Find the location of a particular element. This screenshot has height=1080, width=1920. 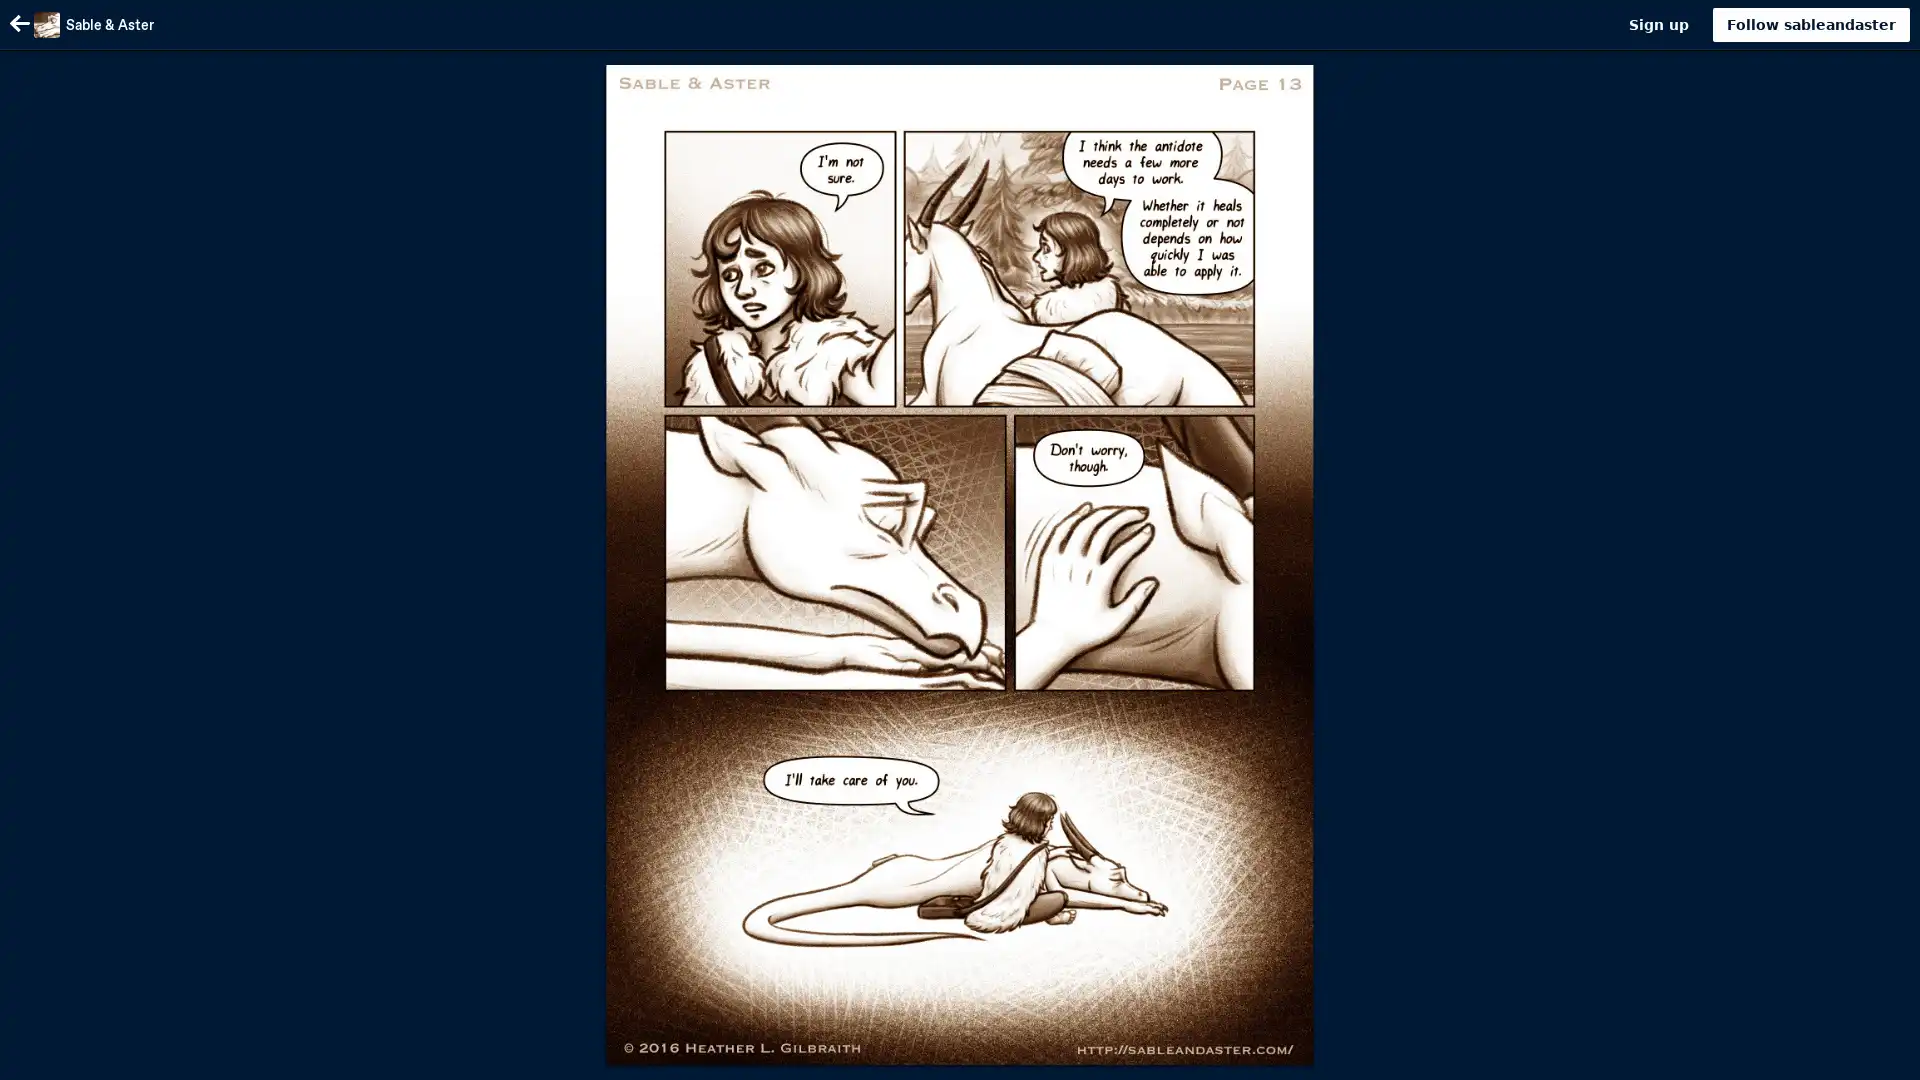

Scroll to top is located at coordinates (1880, 1057).